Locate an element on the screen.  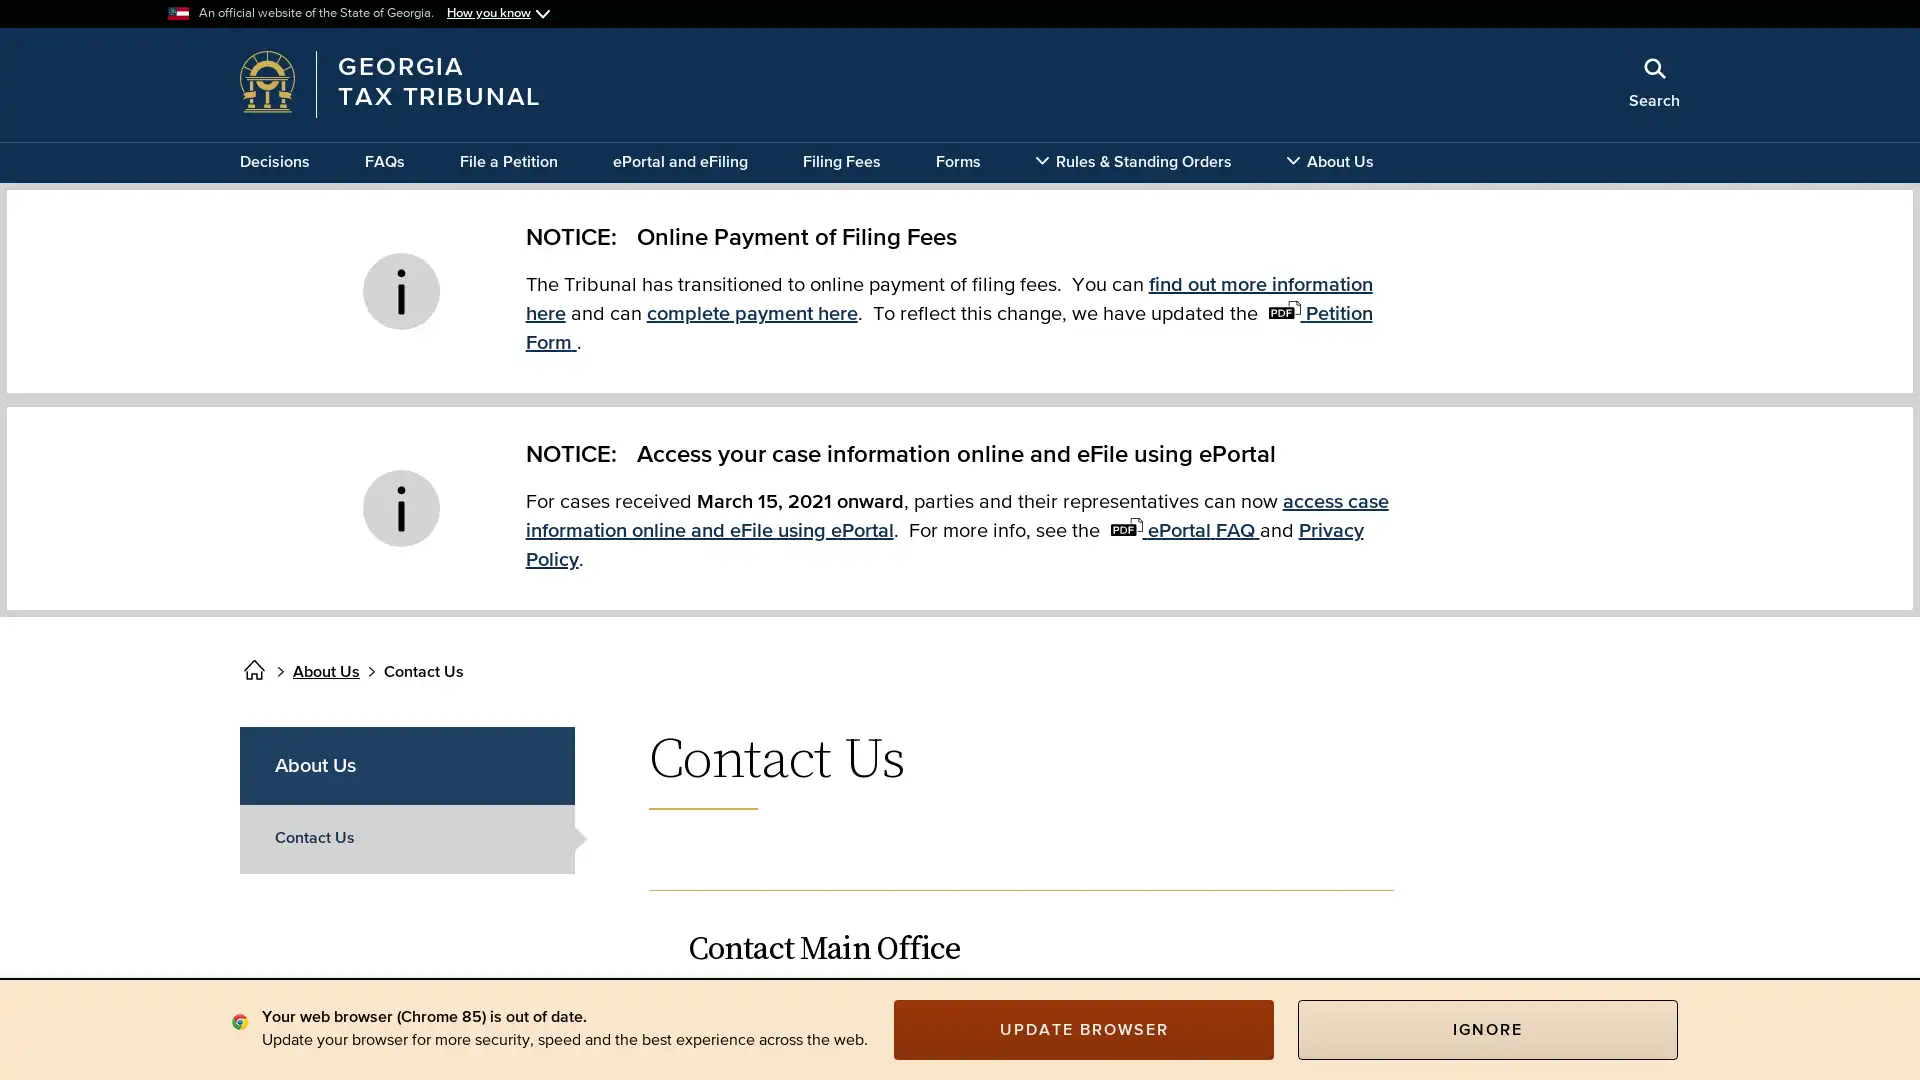
IGNORE is located at coordinates (1488, 1029).